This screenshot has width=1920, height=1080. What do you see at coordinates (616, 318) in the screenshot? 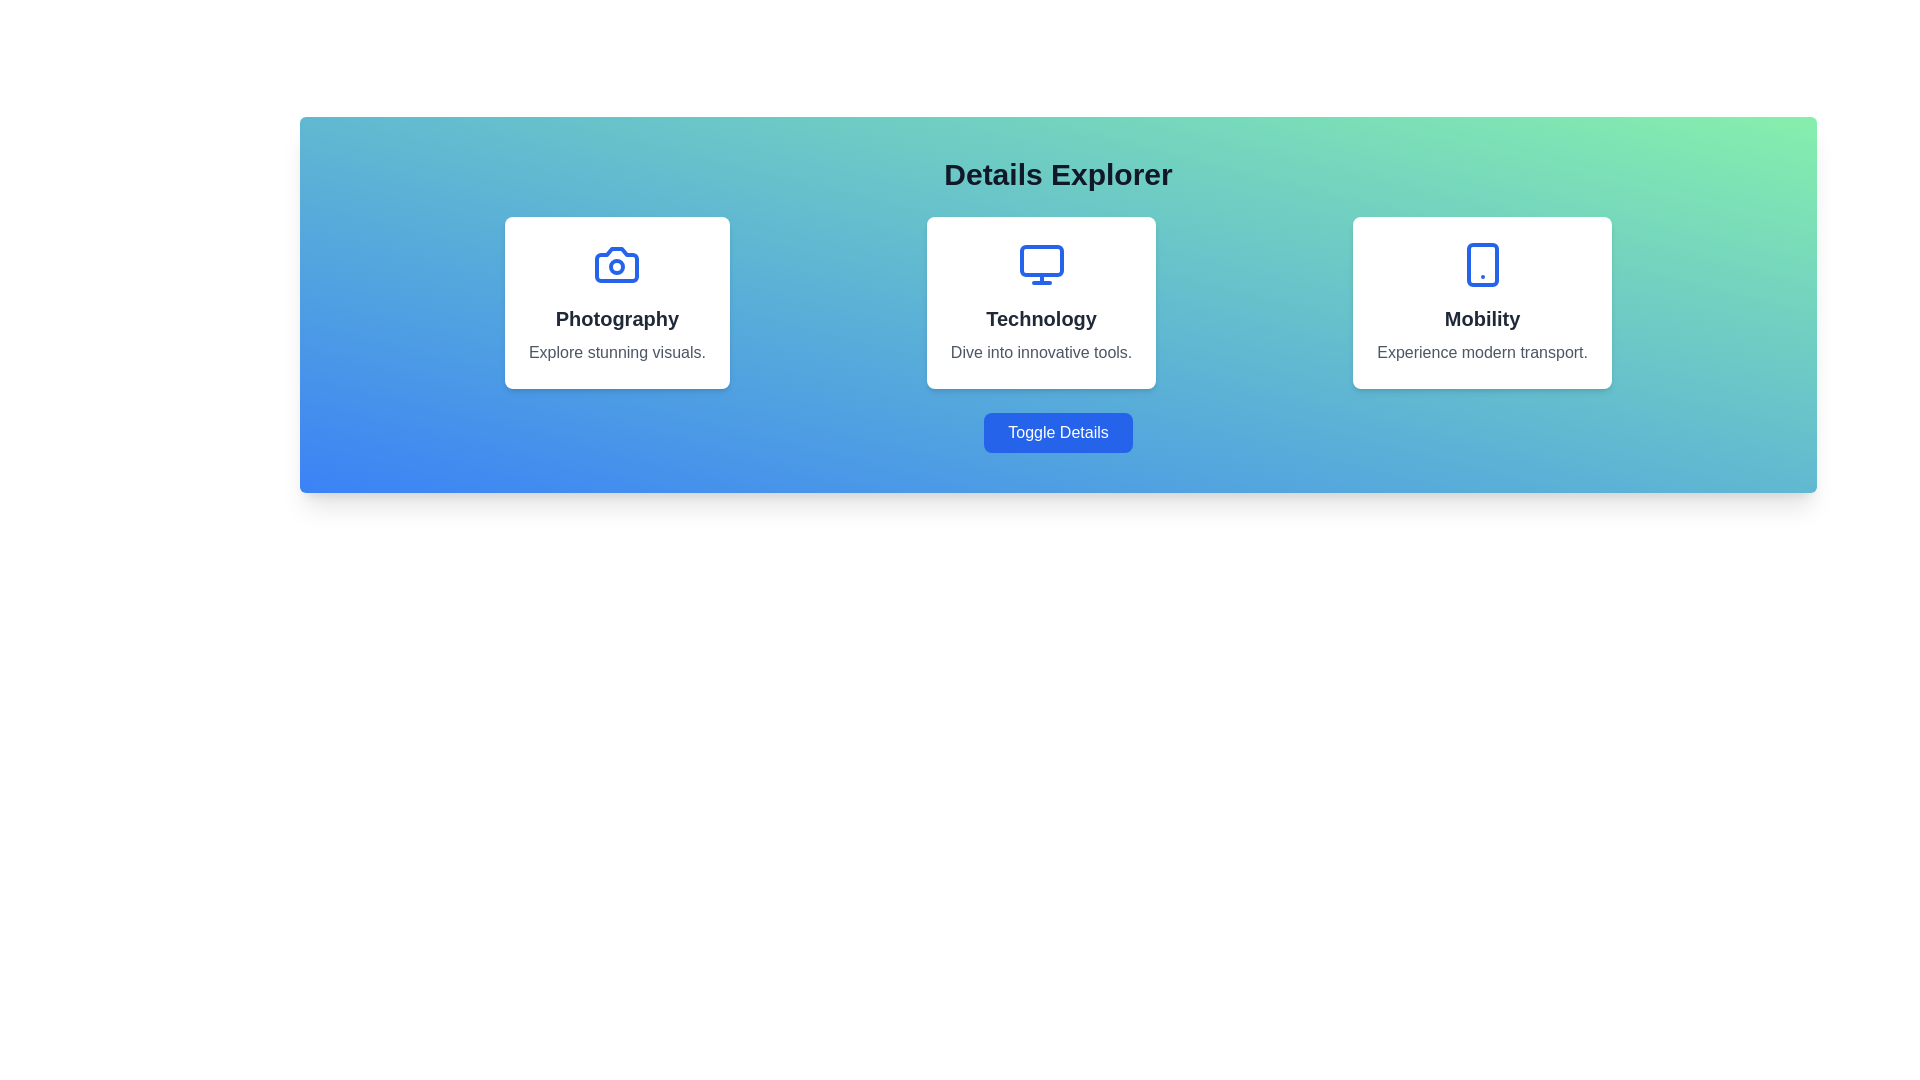
I see `the 'Photography' text label` at bounding box center [616, 318].